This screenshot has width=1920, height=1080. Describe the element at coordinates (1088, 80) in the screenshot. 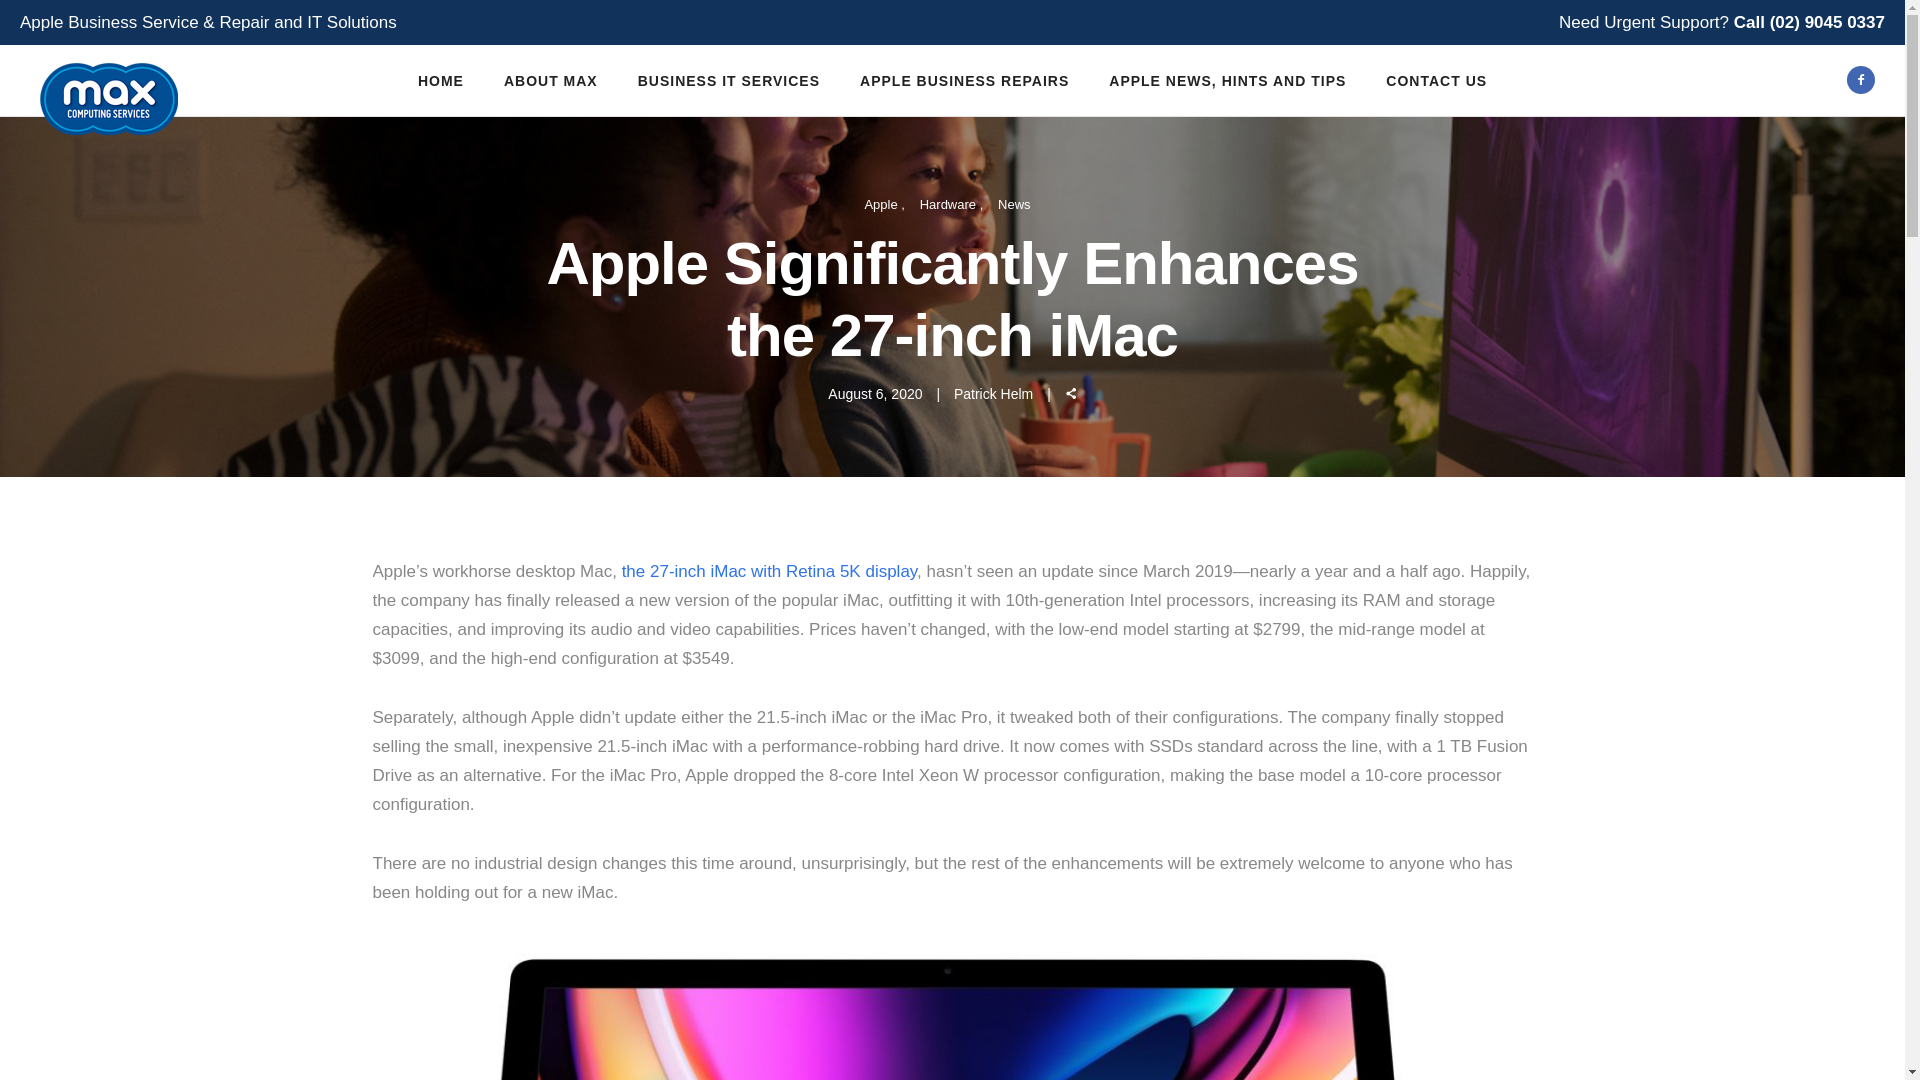

I see `'APPLE NEWS, HINTS AND TIPS'` at that location.